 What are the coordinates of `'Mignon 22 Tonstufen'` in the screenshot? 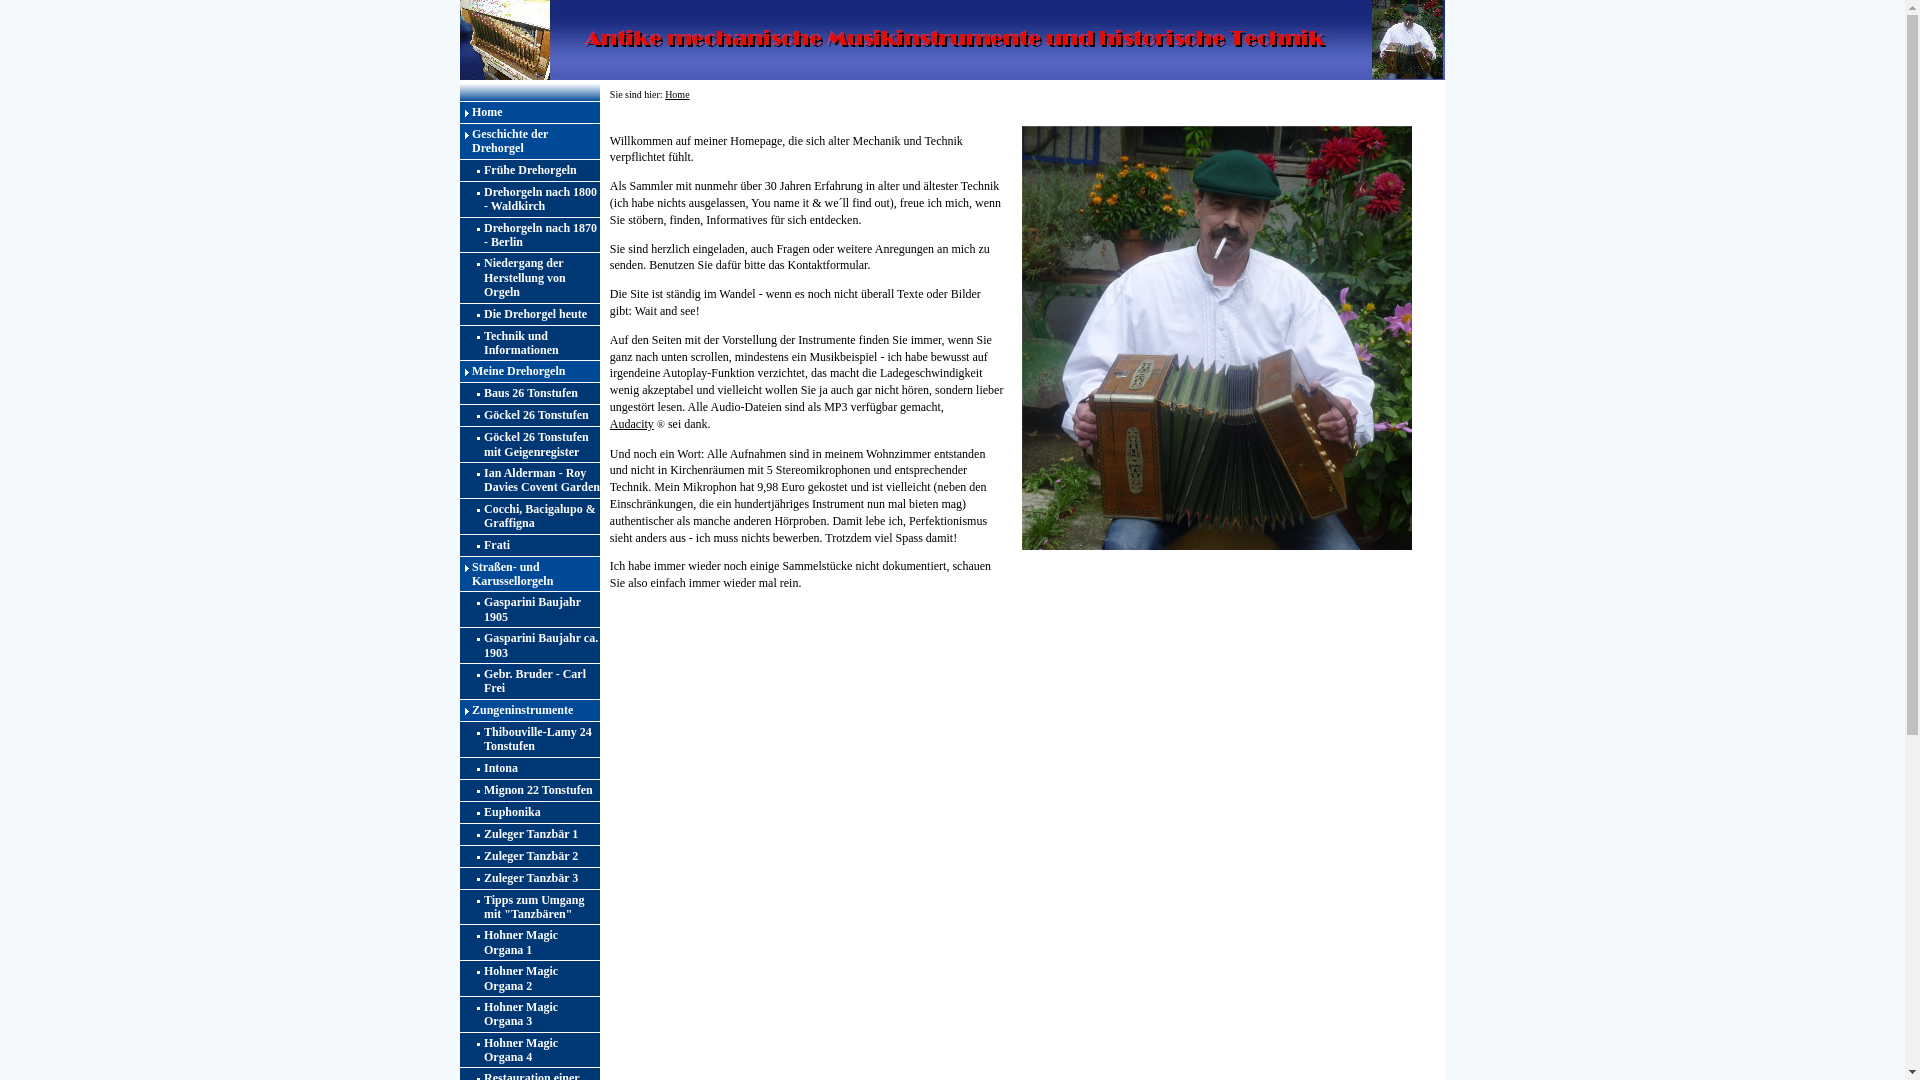 It's located at (529, 789).